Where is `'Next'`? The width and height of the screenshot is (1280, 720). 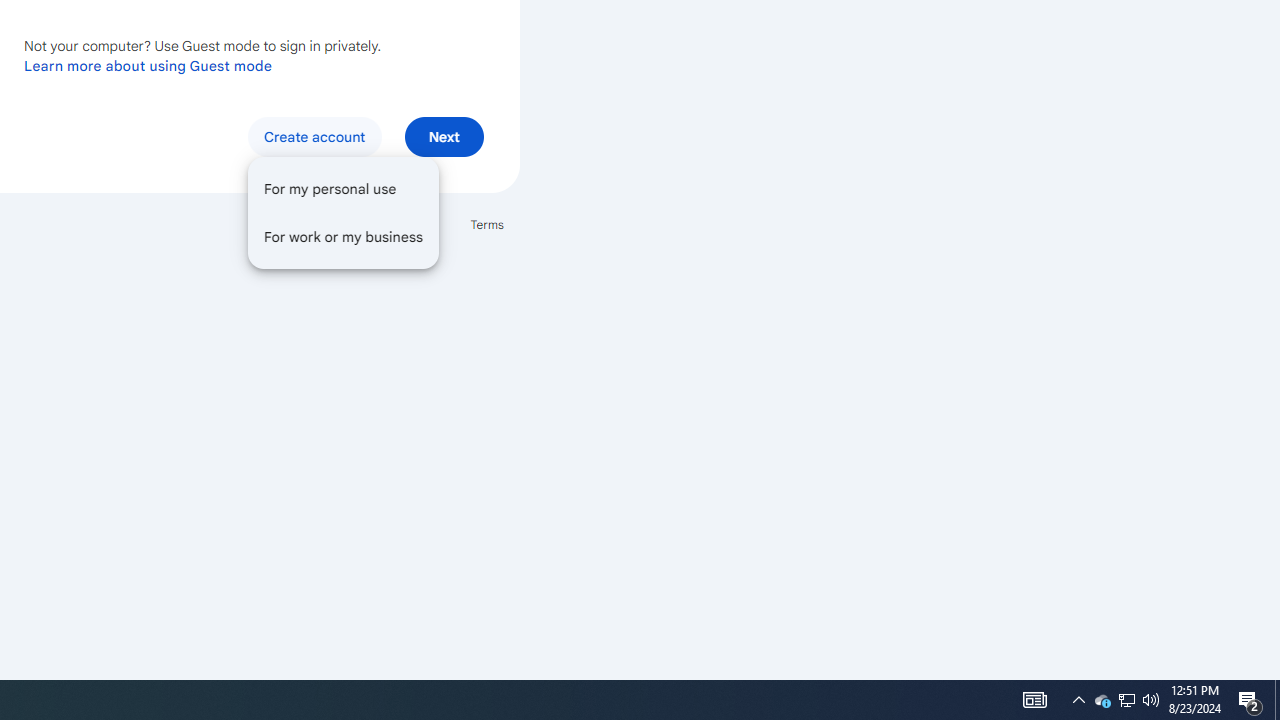
'Next' is located at coordinates (443, 135).